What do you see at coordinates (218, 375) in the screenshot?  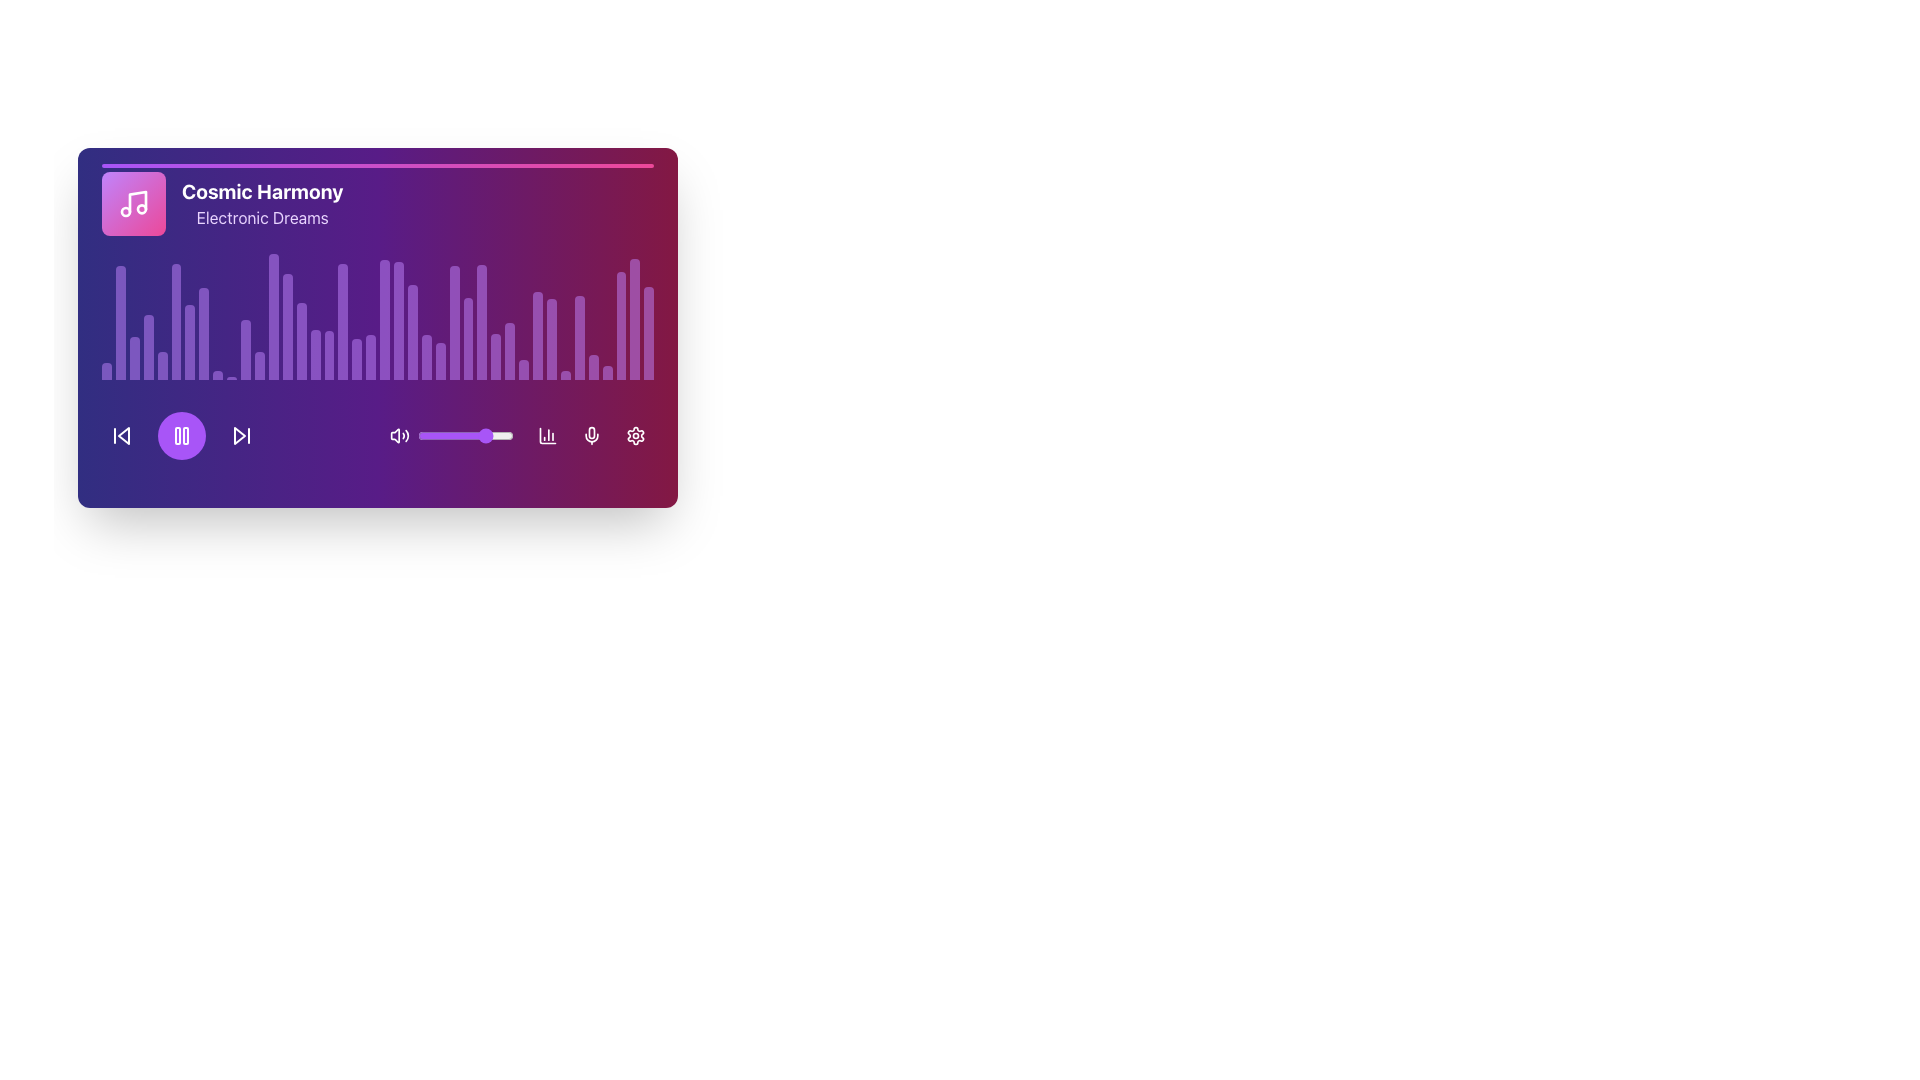 I see `the 9th vertical purple bar with a rounded top in the histogram-like configuration` at bounding box center [218, 375].